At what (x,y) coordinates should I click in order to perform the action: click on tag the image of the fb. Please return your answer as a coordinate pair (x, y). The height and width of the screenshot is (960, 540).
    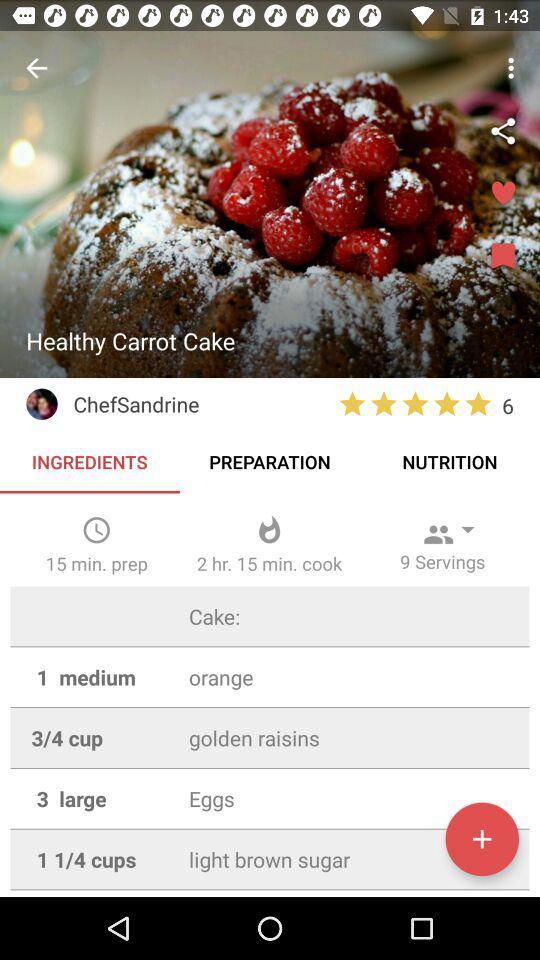
    Looking at the image, I should click on (502, 130).